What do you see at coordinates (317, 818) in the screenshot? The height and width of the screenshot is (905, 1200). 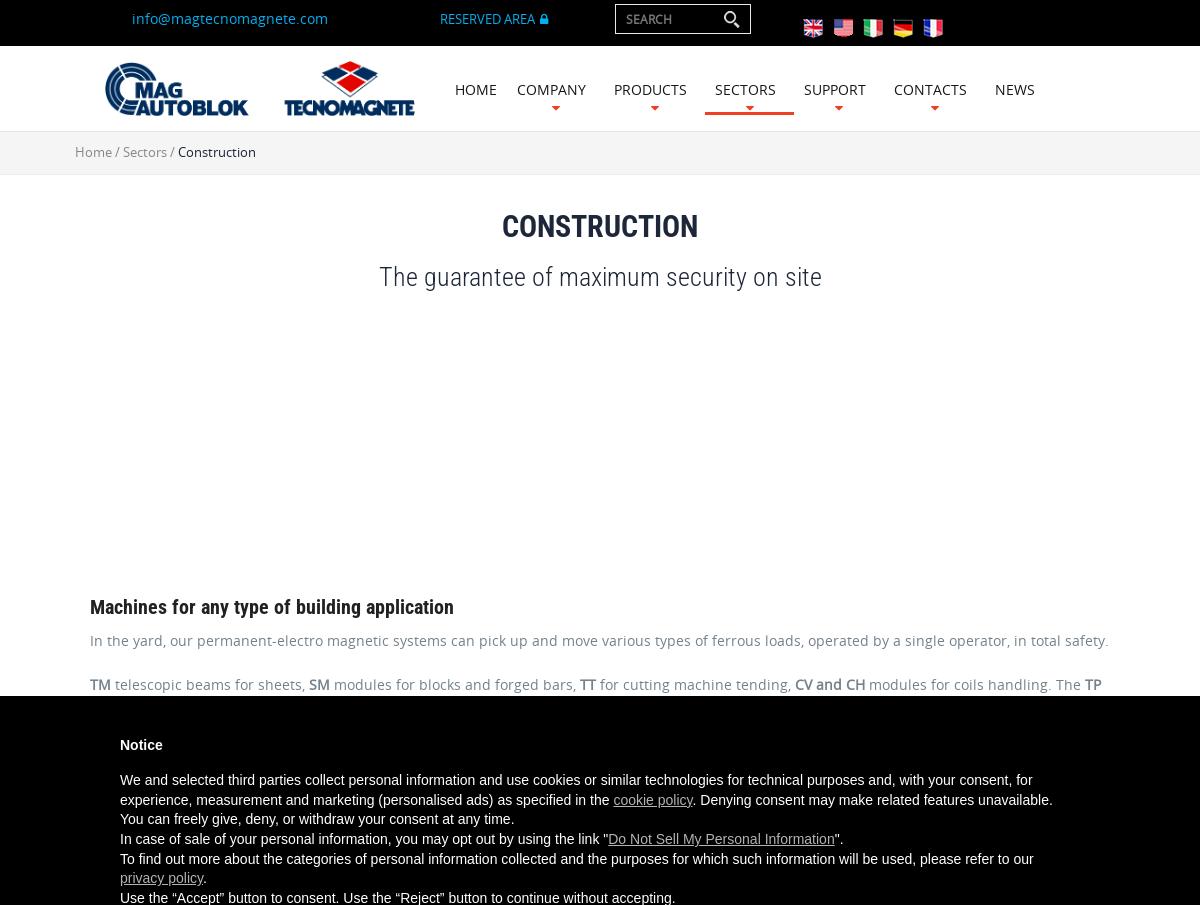 I see `'You can freely give, deny, or withdraw your consent at any time.'` at bounding box center [317, 818].